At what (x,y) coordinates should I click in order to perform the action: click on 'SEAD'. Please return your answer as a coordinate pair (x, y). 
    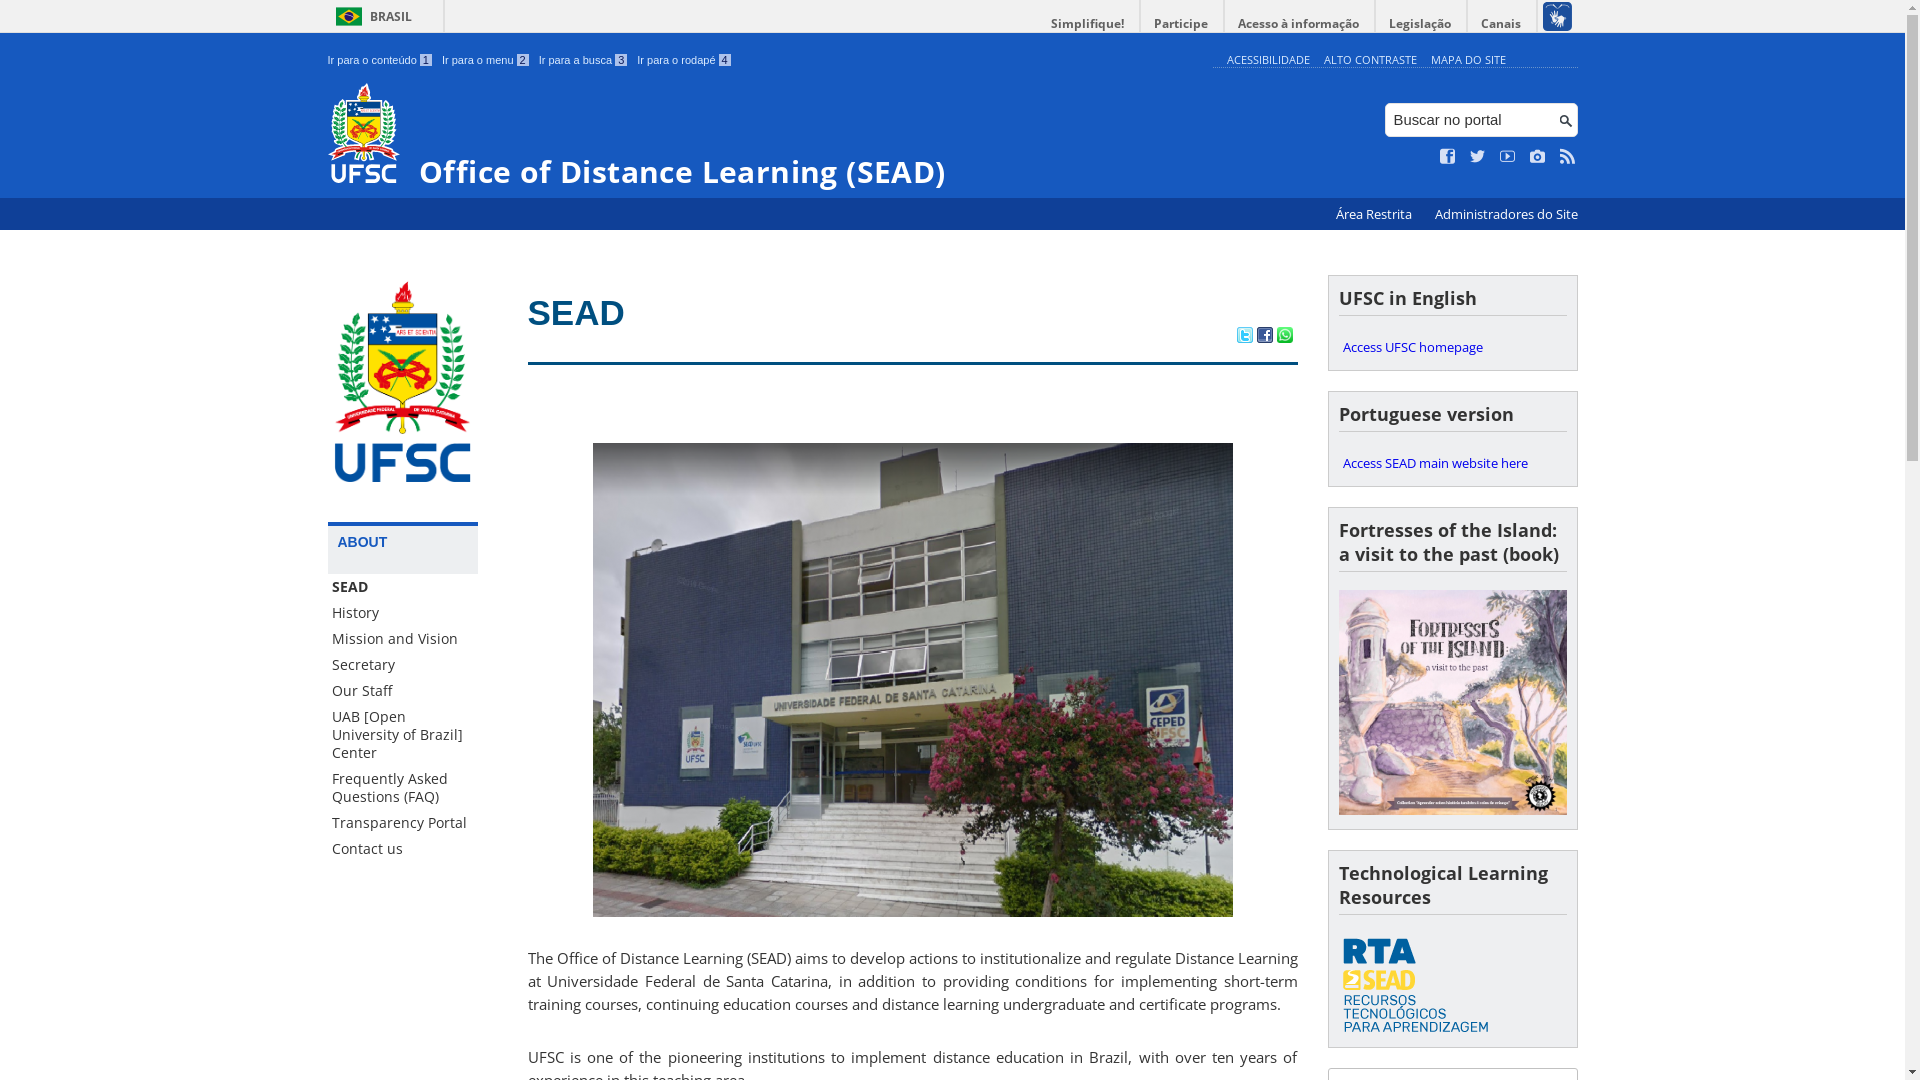
    Looking at the image, I should click on (528, 312).